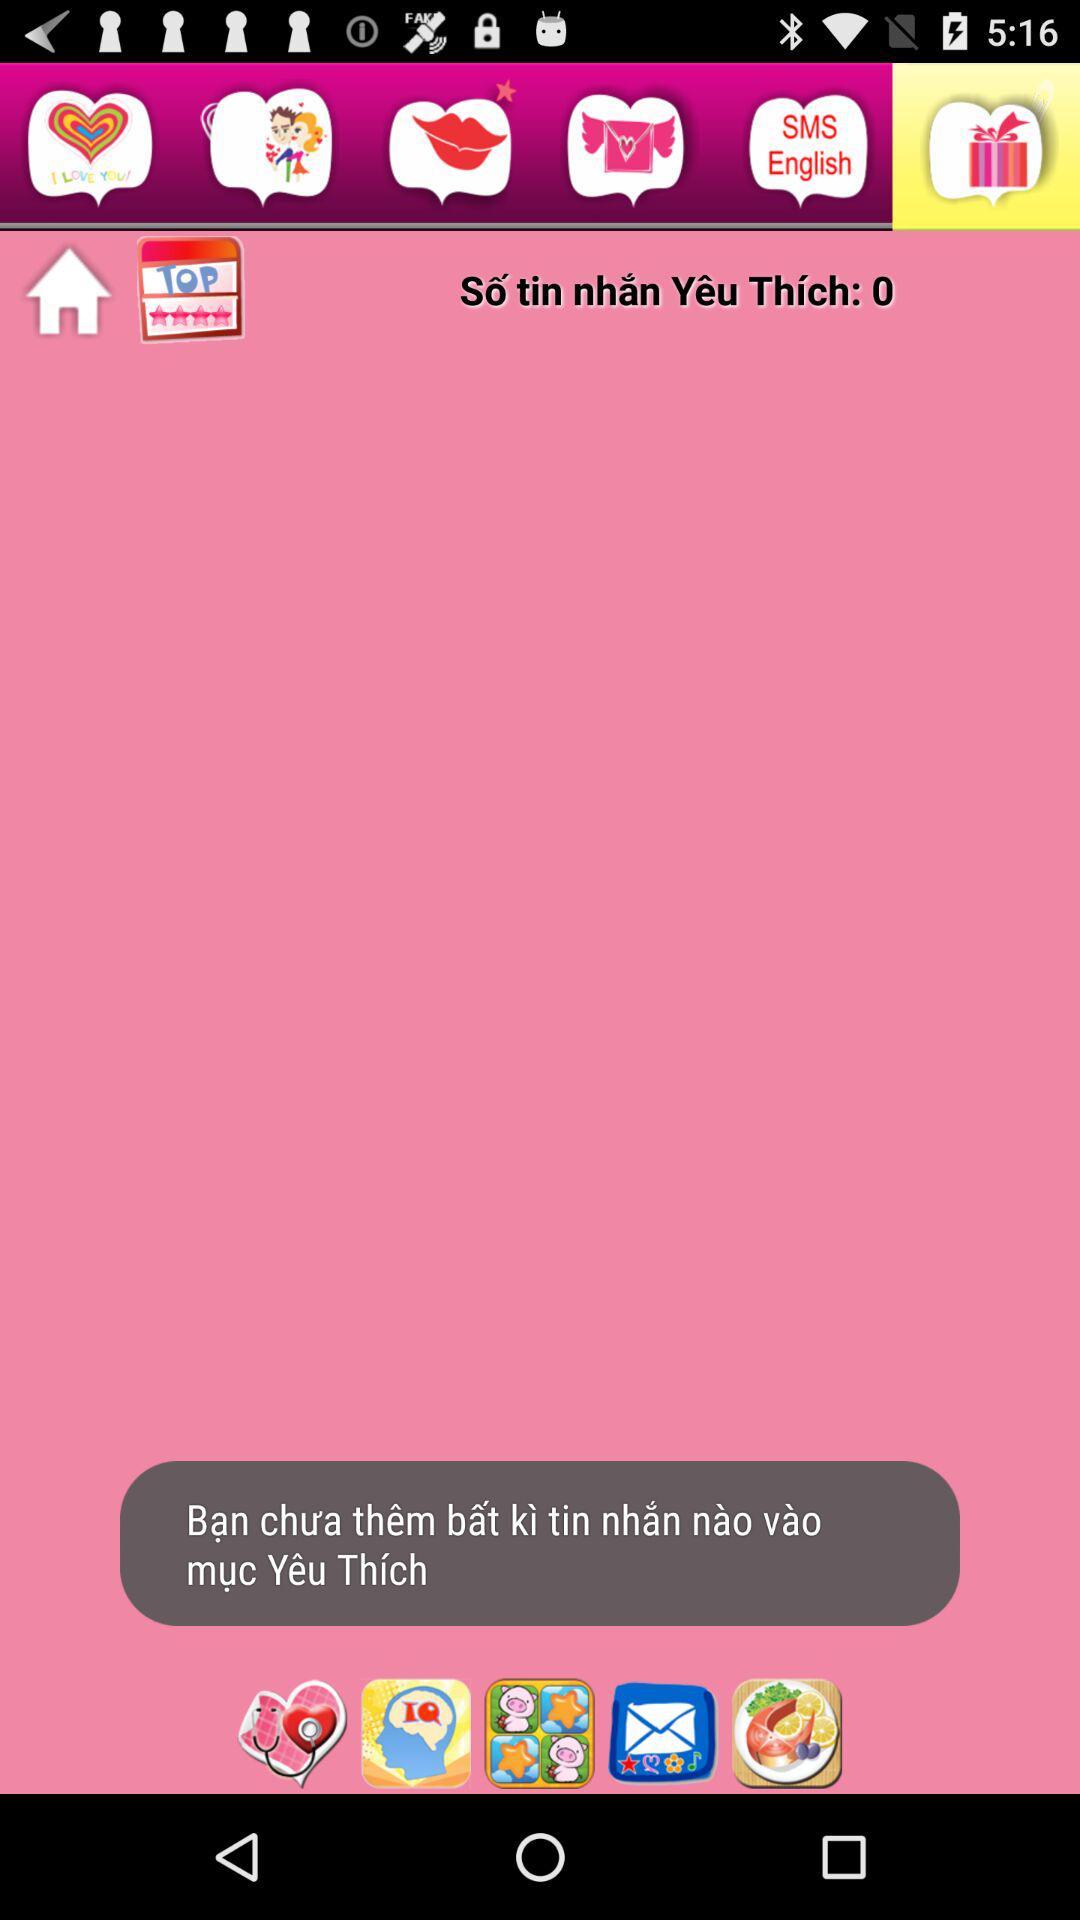 Image resolution: width=1080 pixels, height=1920 pixels. What do you see at coordinates (67, 290) in the screenshot?
I see `main menu` at bounding box center [67, 290].